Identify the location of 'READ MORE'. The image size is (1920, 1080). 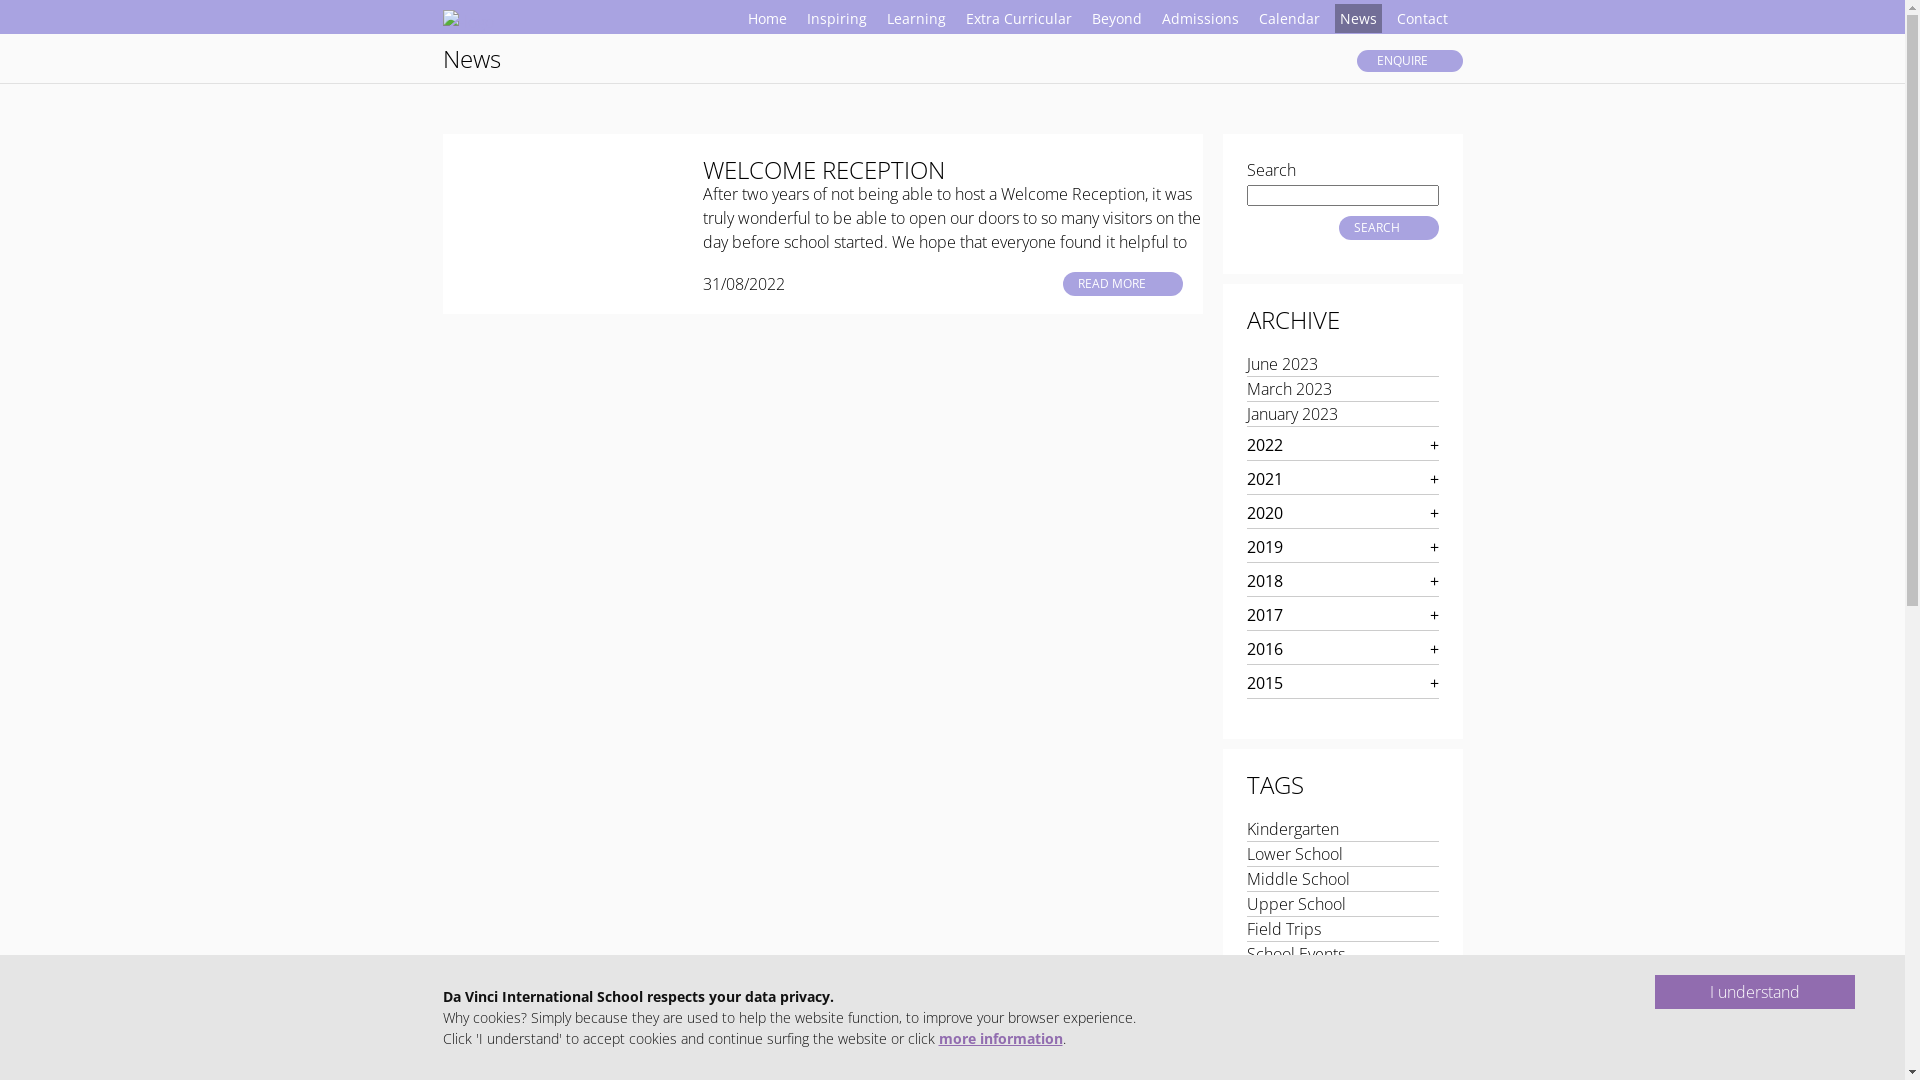
(1122, 284).